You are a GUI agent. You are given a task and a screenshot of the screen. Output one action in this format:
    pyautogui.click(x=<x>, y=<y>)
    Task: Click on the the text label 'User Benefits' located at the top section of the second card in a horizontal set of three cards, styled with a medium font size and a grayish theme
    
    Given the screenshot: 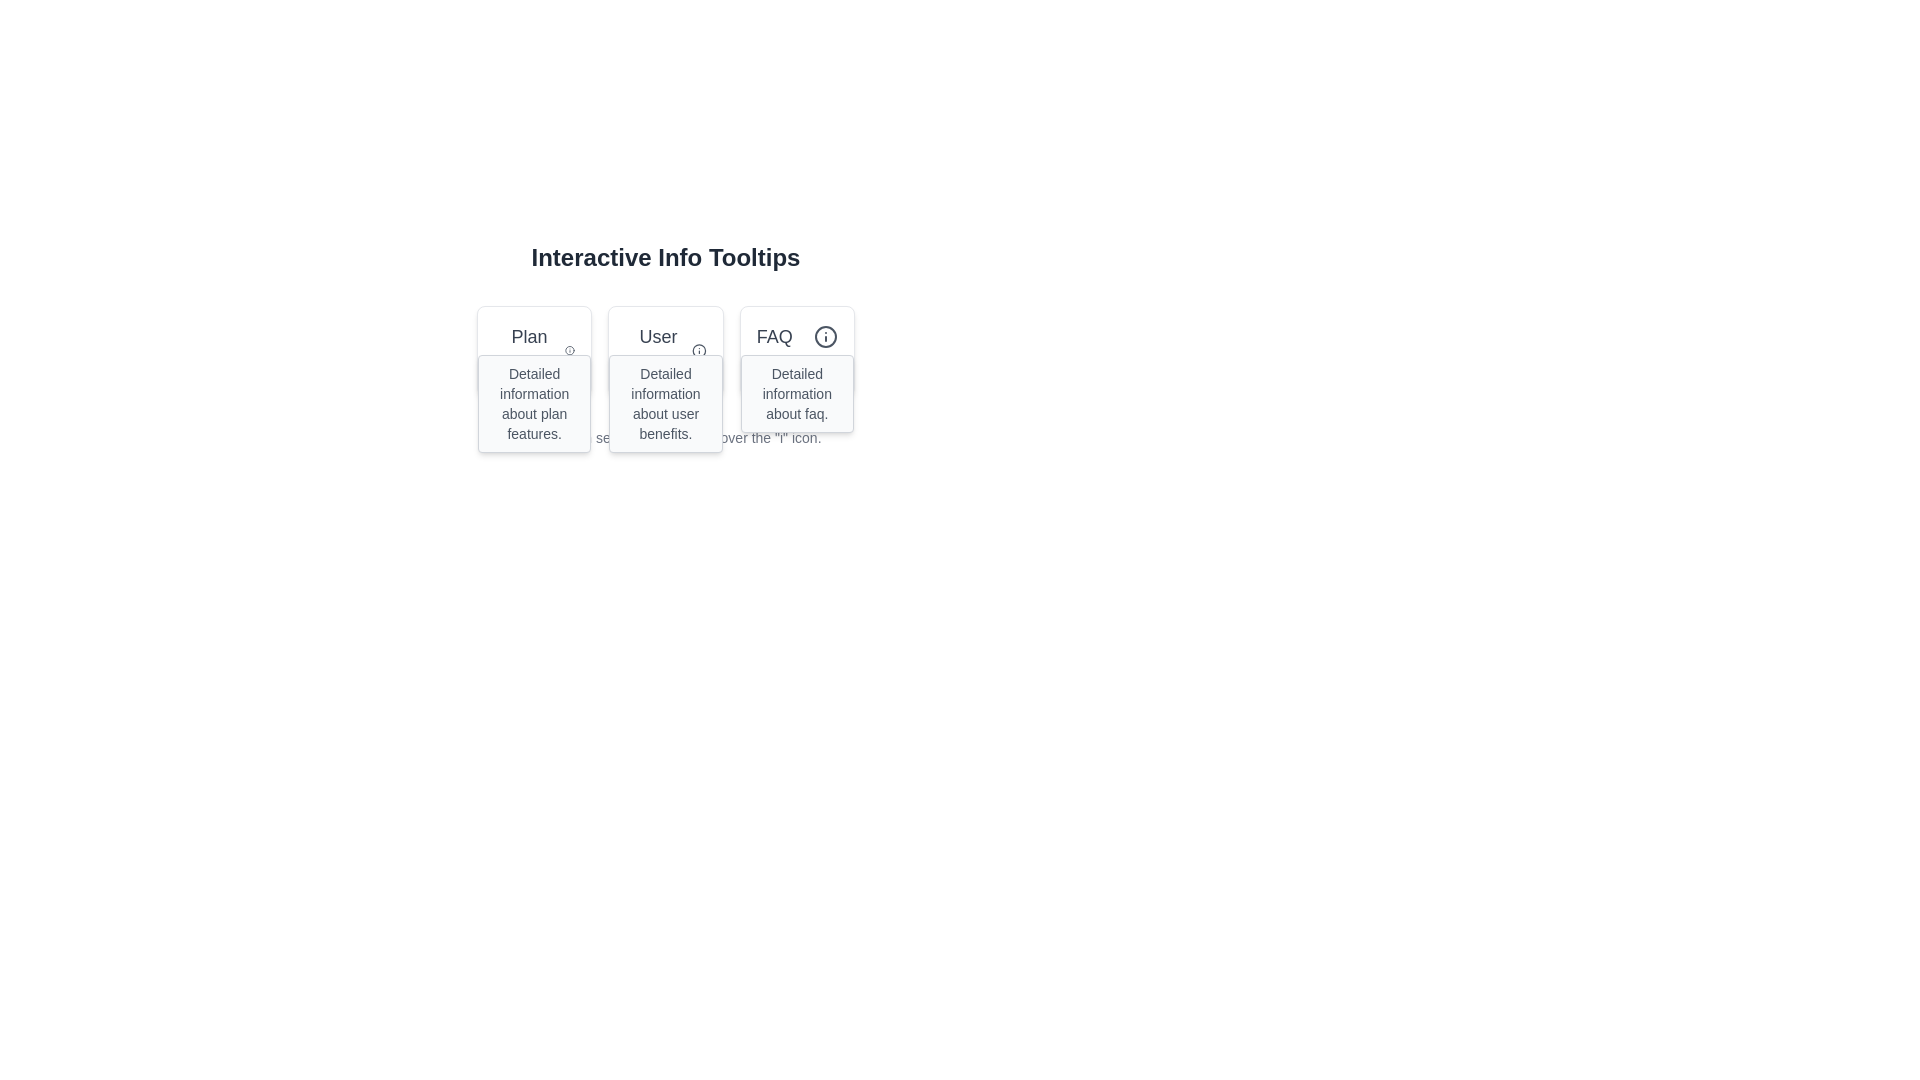 What is the action you would take?
    pyautogui.click(x=658, y=350)
    